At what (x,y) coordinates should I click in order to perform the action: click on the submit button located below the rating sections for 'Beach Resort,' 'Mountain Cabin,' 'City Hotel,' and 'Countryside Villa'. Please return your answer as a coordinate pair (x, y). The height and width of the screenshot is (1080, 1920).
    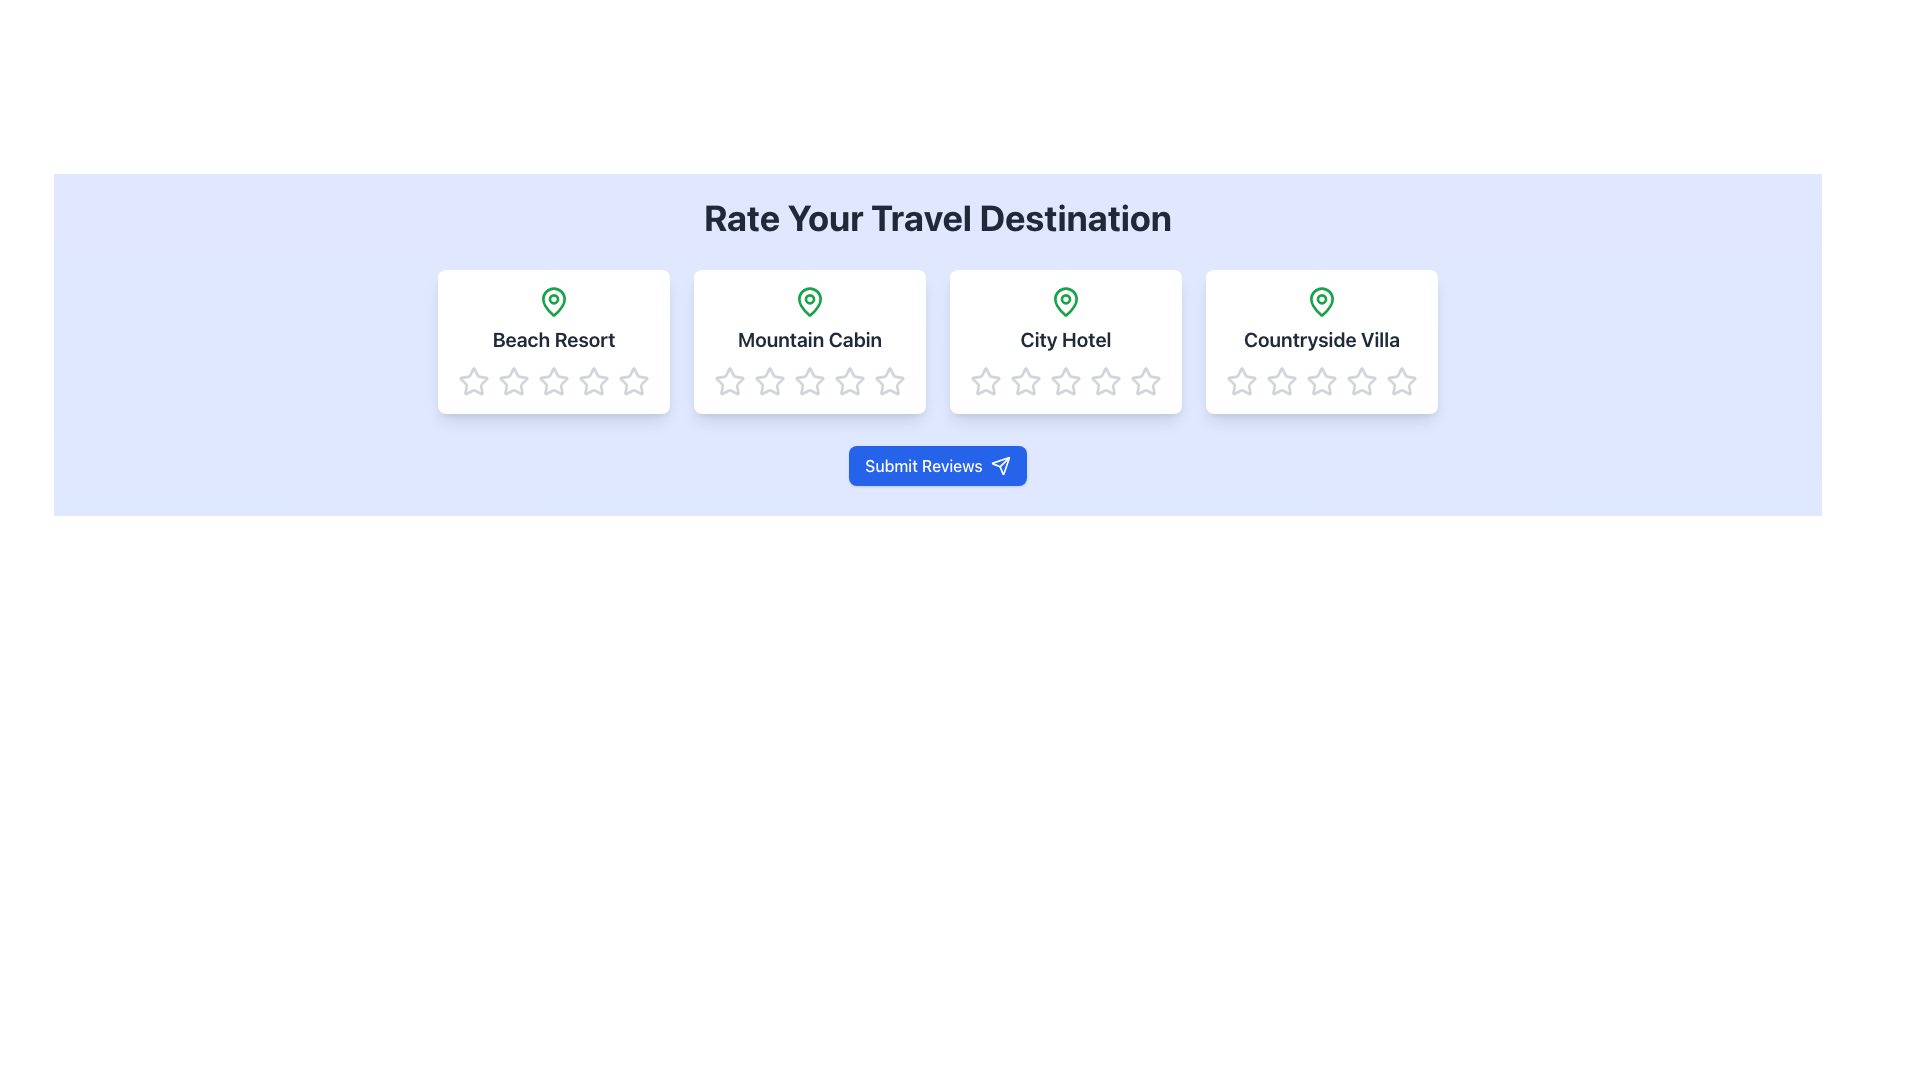
    Looking at the image, I should click on (936, 466).